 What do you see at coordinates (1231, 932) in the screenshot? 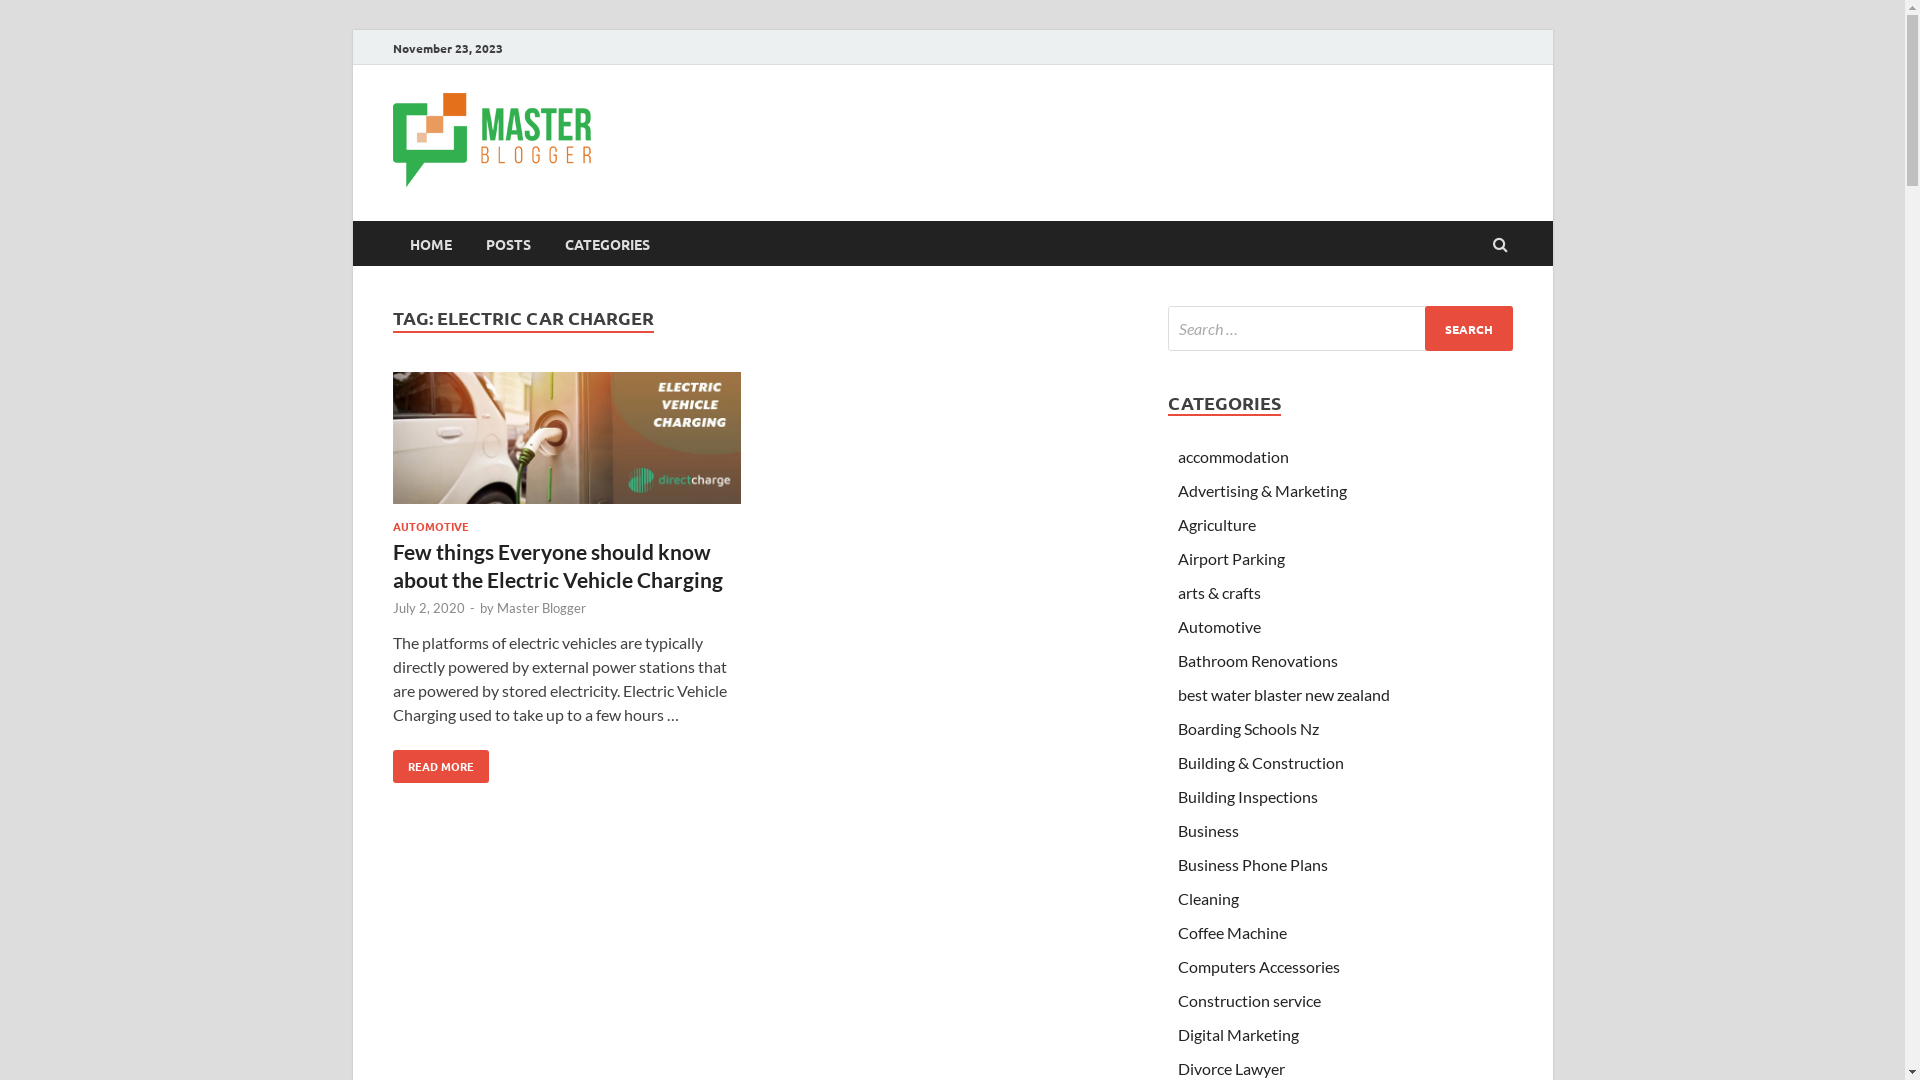
I see `'Coffee Machine'` at bounding box center [1231, 932].